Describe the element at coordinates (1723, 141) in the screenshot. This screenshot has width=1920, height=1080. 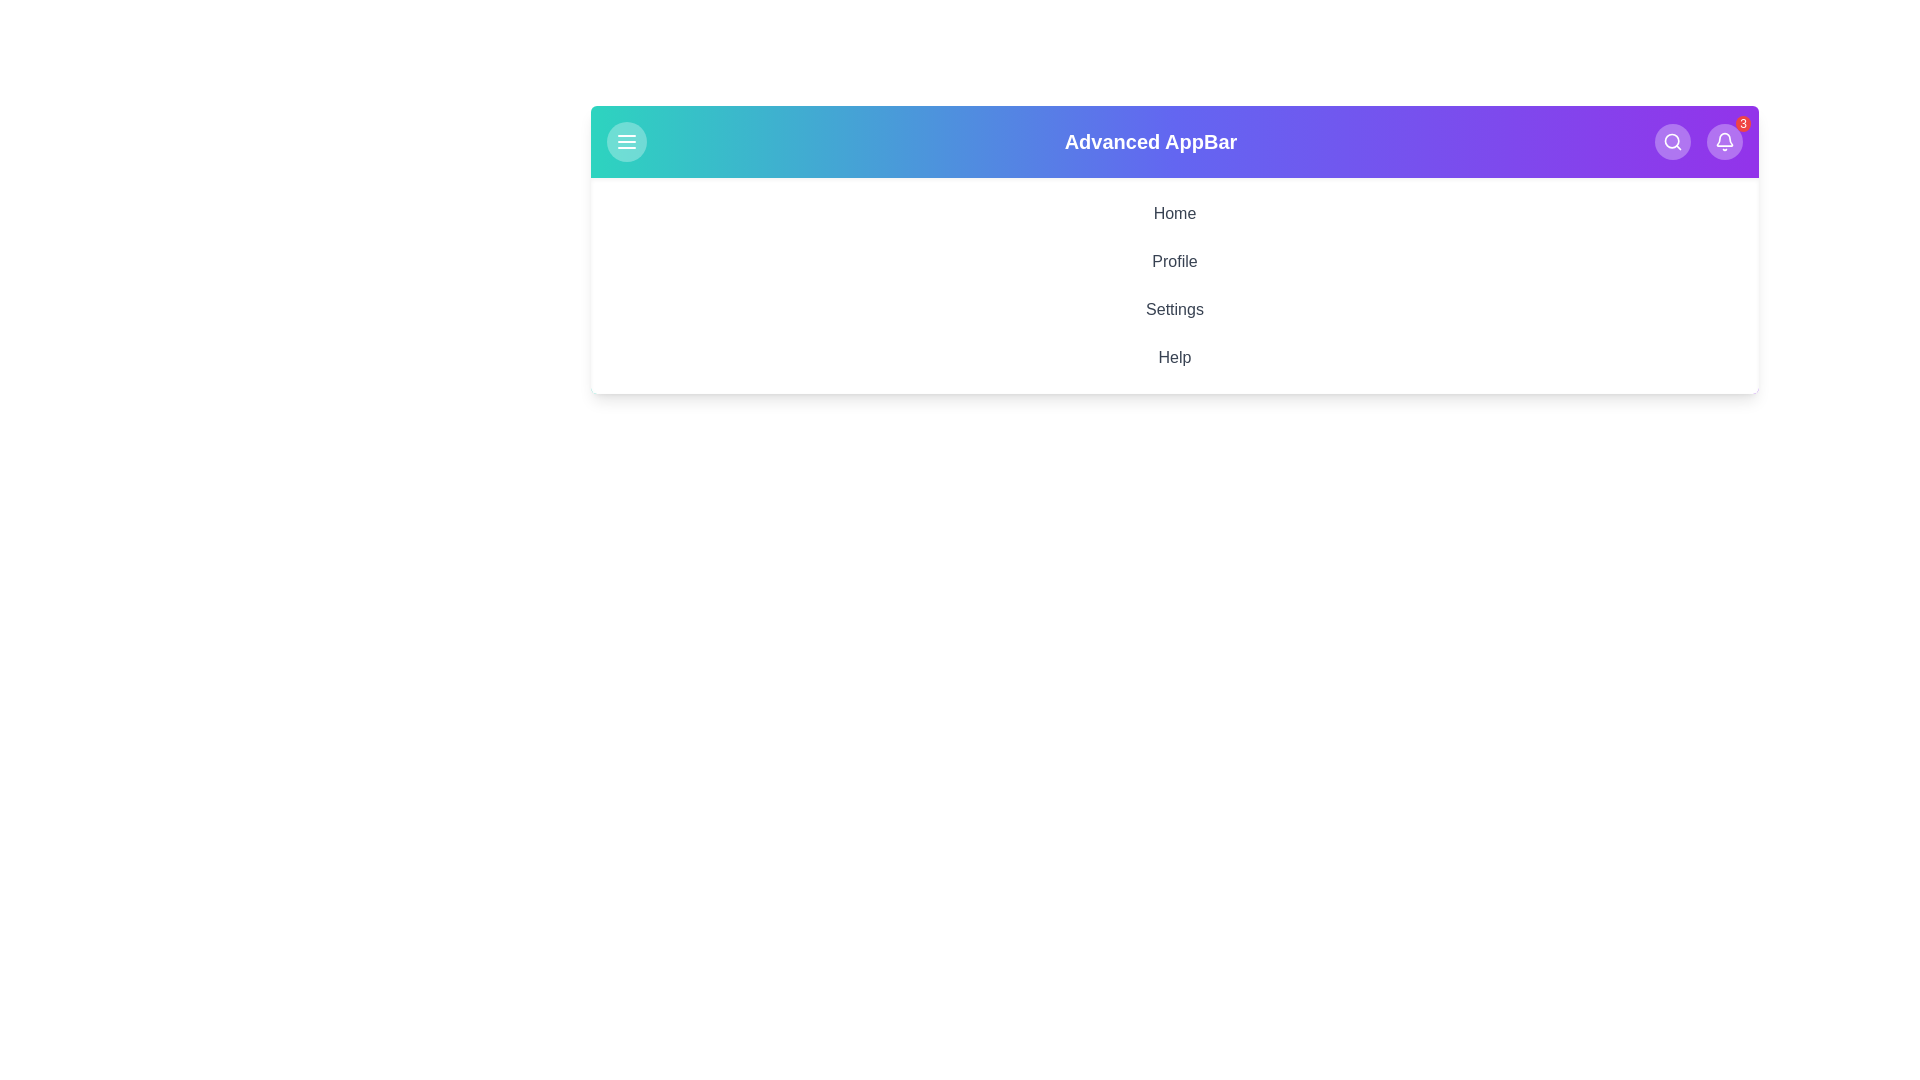
I see `the notification button located at the top-right corner of the app bar` at that location.